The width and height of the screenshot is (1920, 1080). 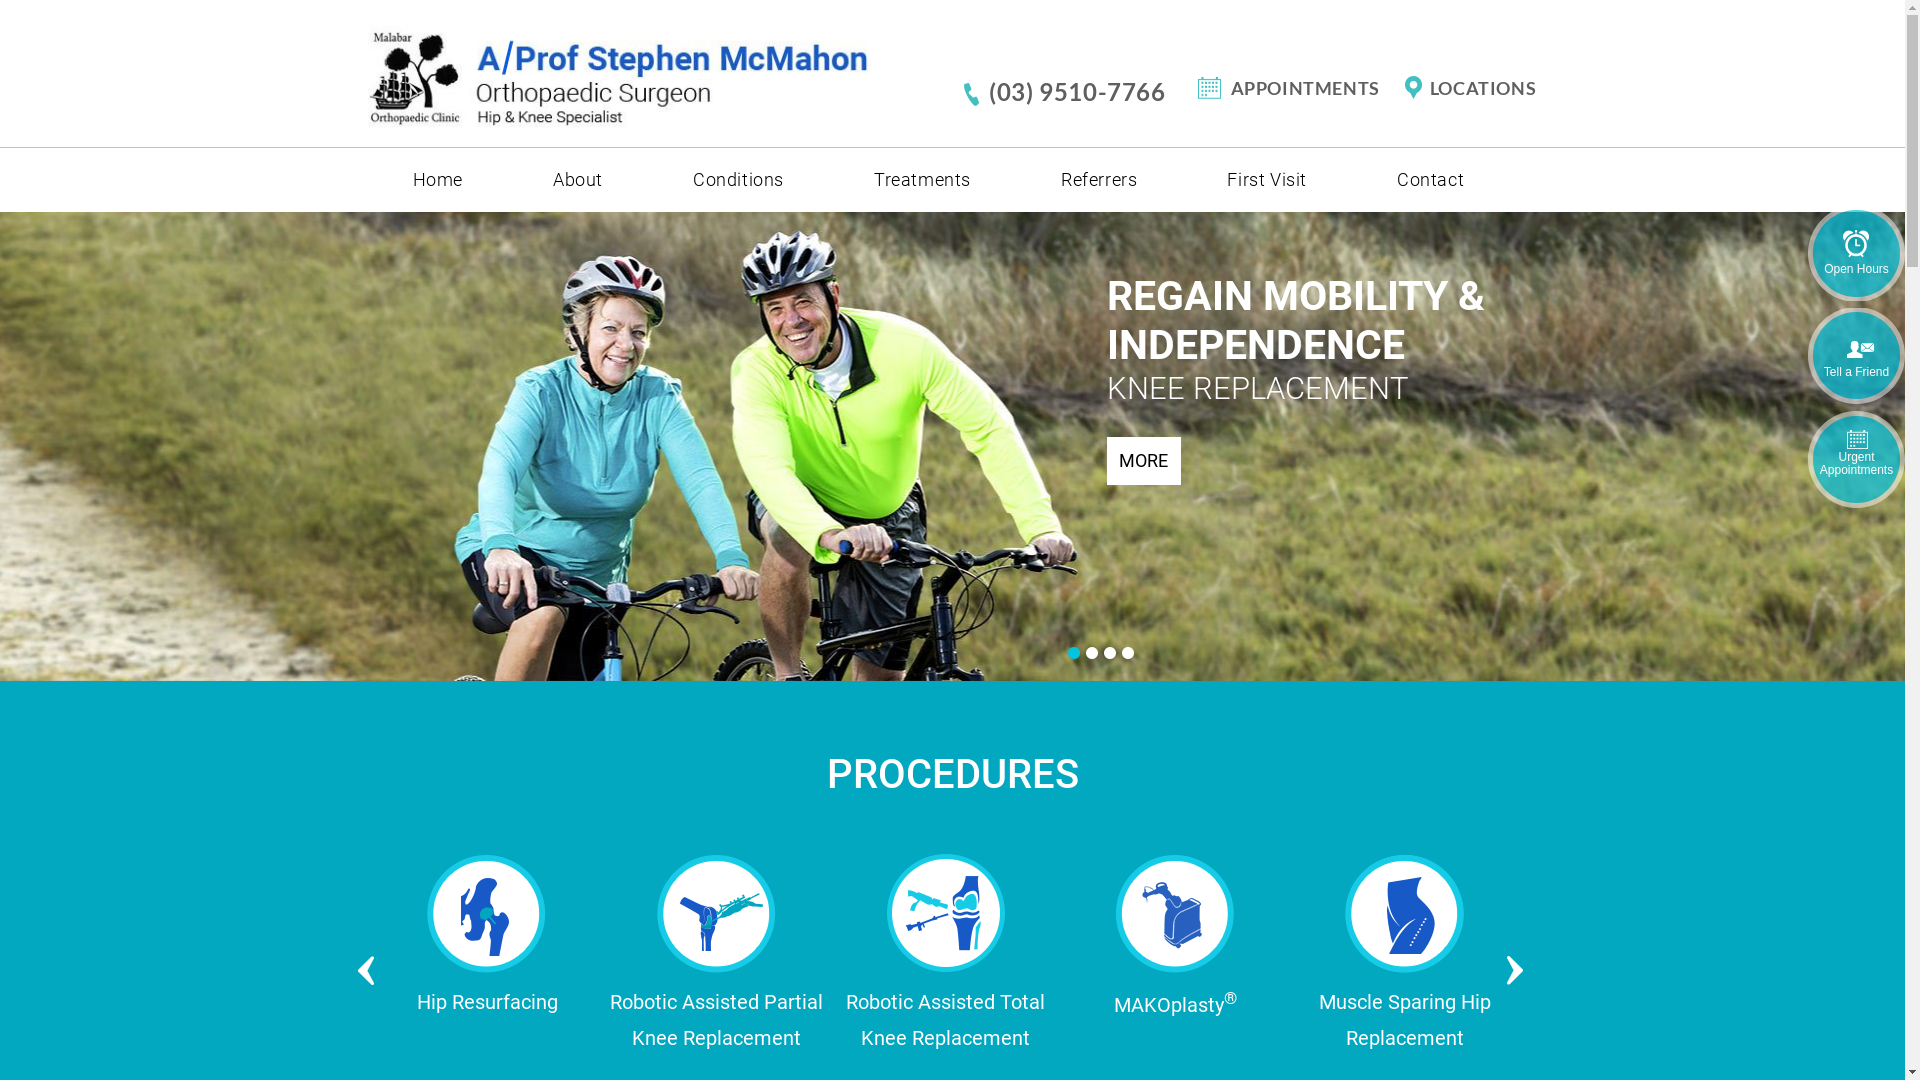 What do you see at coordinates (737, 180) in the screenshot?
I see `'Conditions'` at bounding box center [737, 180].